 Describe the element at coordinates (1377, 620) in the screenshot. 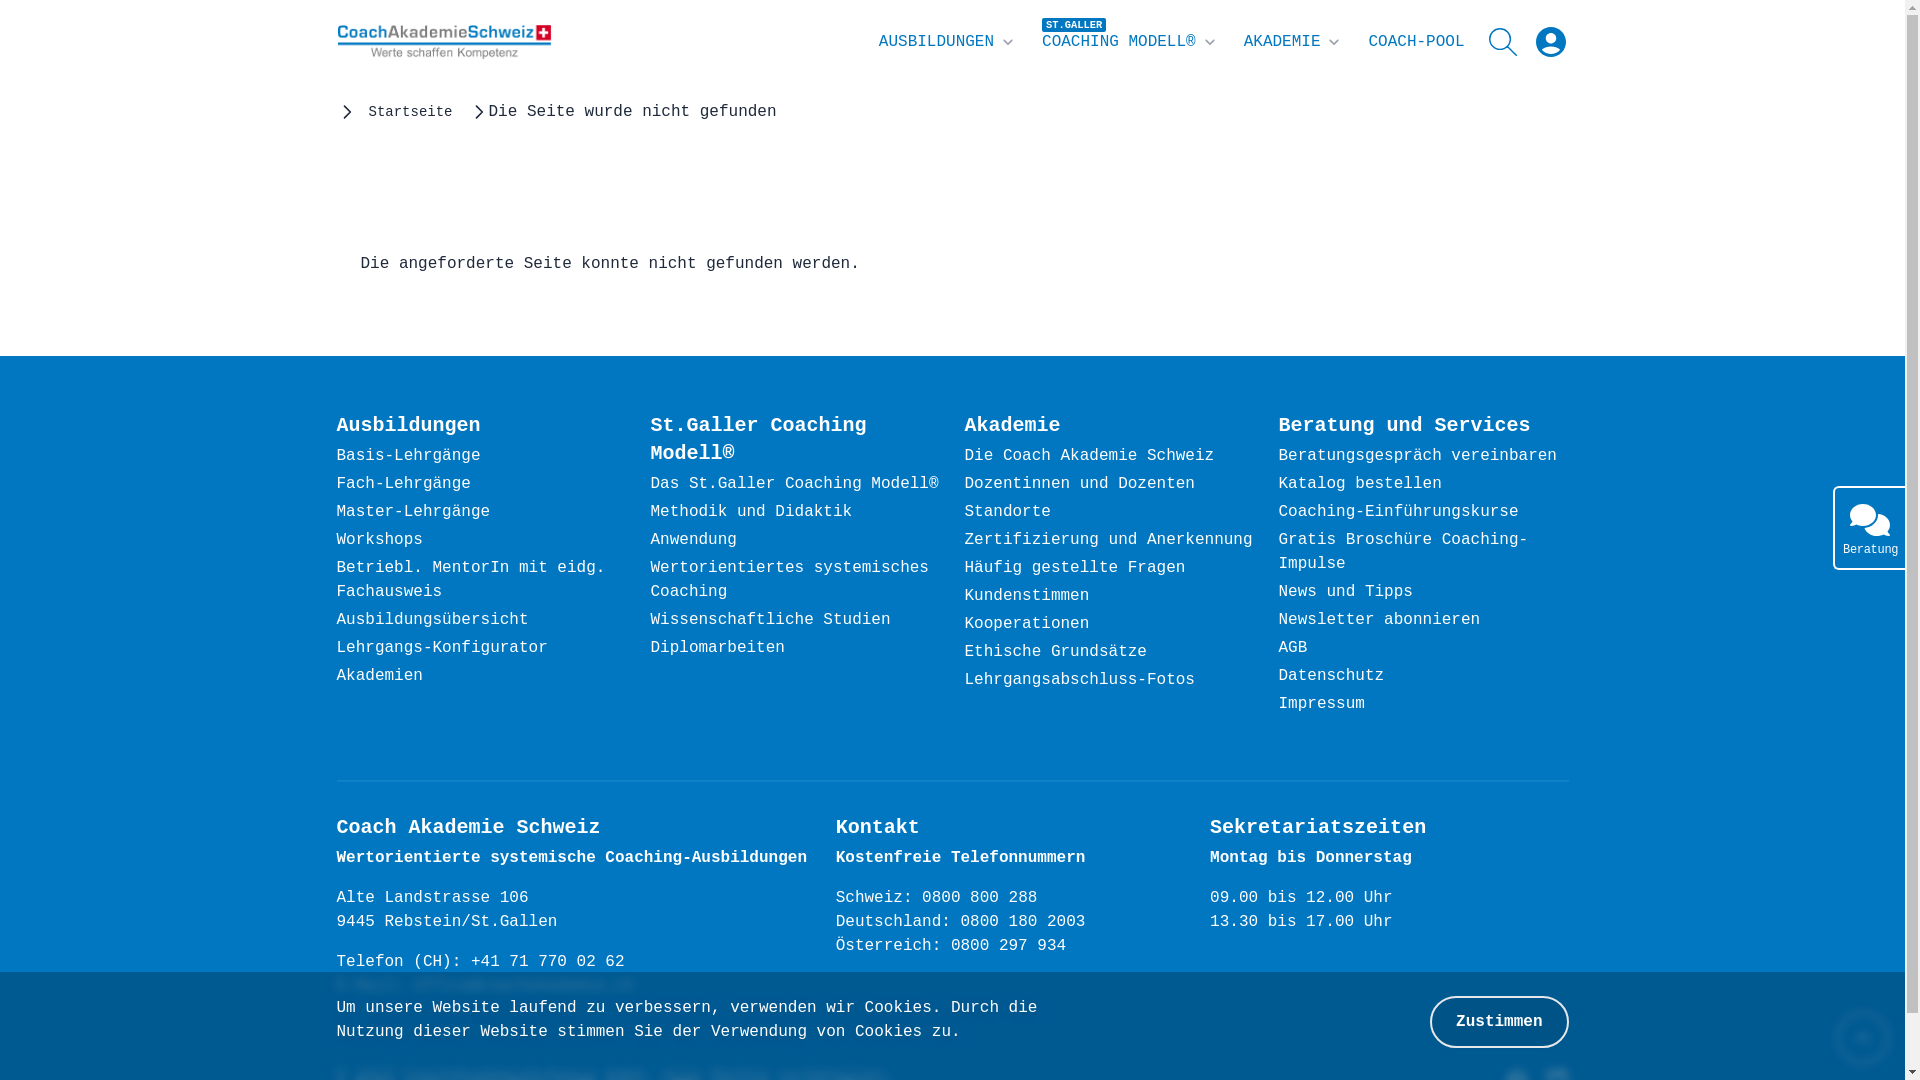

I see `'Newsletter abonnieren'` at that location.